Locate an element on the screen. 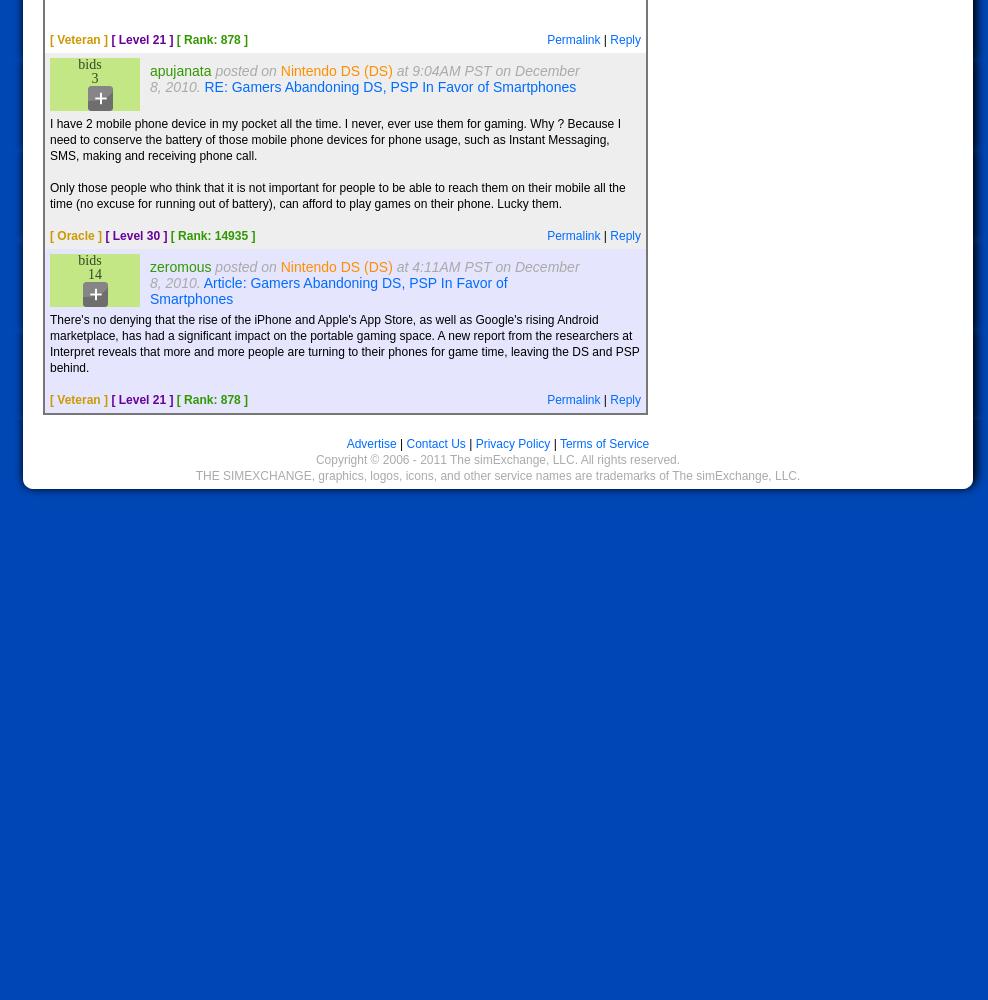 The height and width of the screenshot is (1000, 988). 'I have 2 mobile phone device in my pocket all the time. I never, ever use them for gaming. Why ? Because I need to conserve the battery of those mobile phone devices for phone usage, such as Instant Messaging, SMS, making and receiving phone call.' is located at coordinates (335, 140).